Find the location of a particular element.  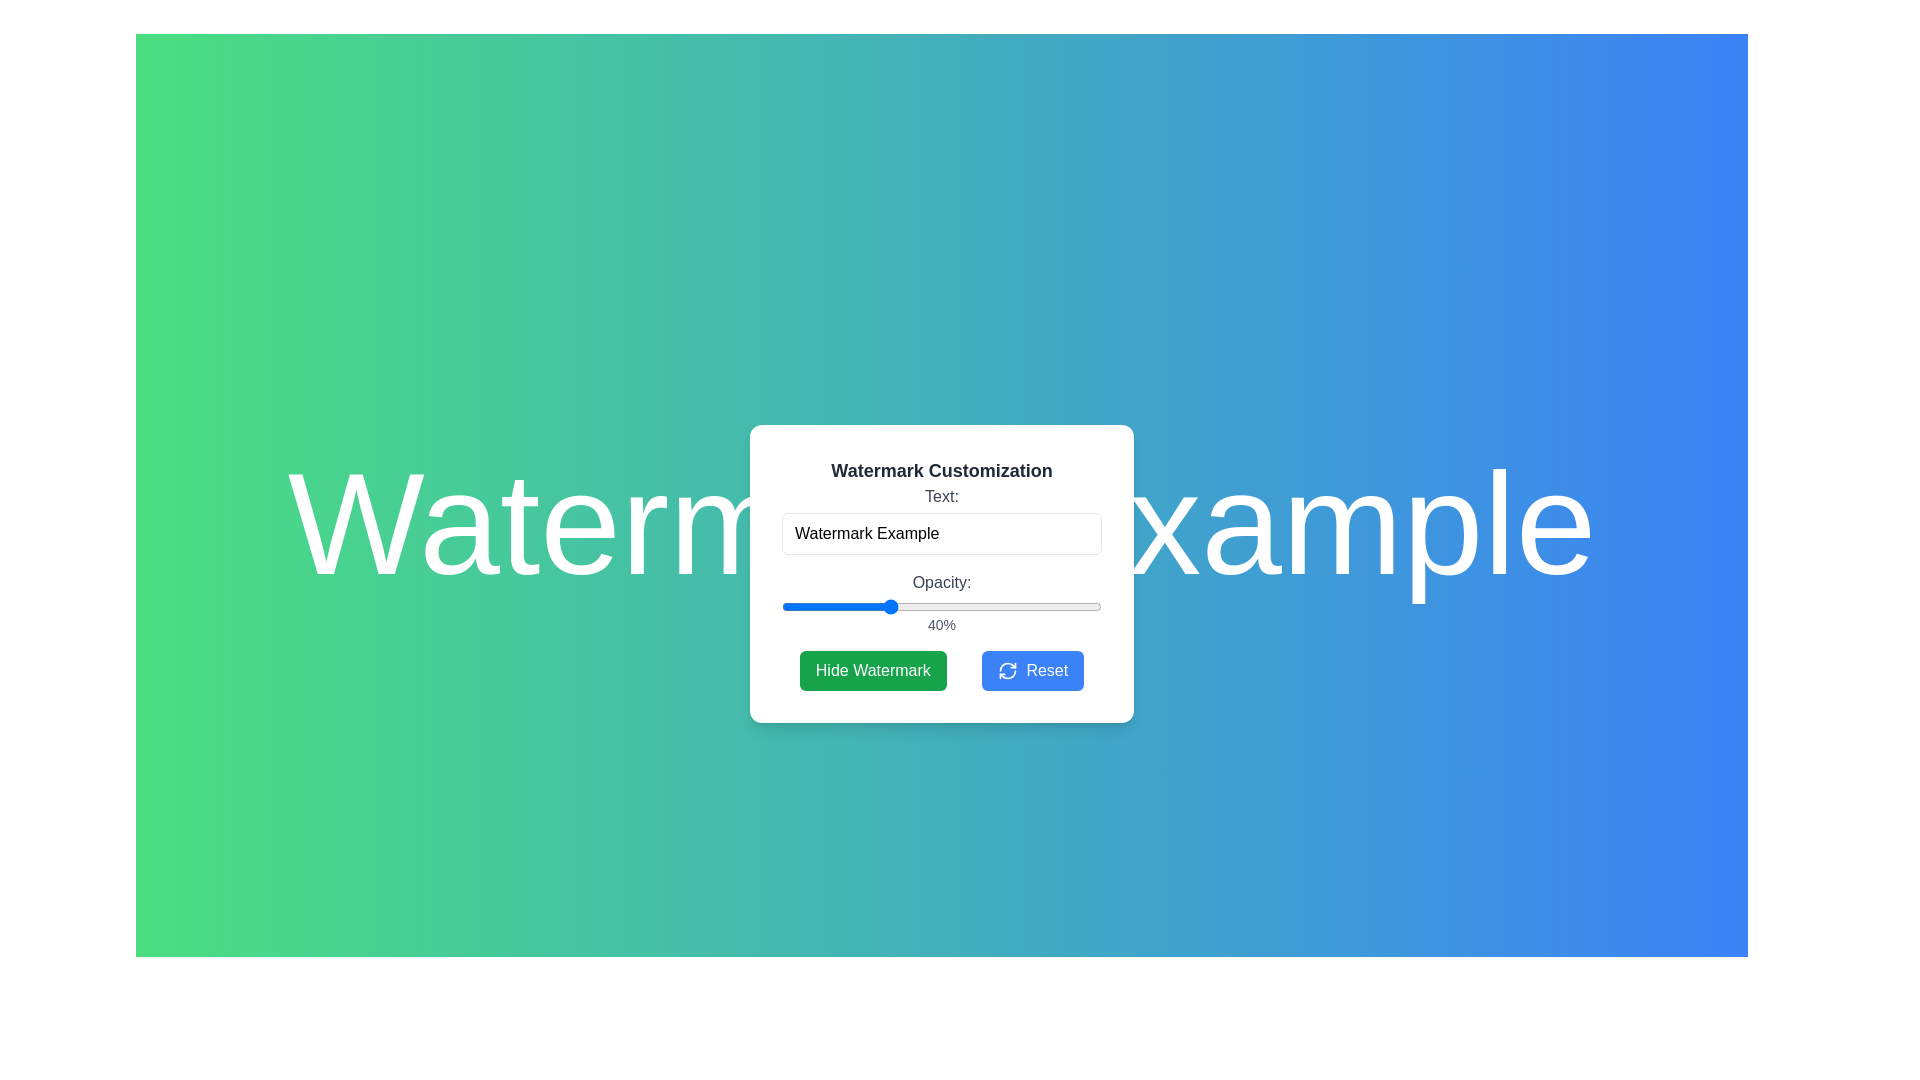

the 'Reset' text label located on the blue button in the lower-right corner of the modal dialog box is located at coordinates (1046, 671).